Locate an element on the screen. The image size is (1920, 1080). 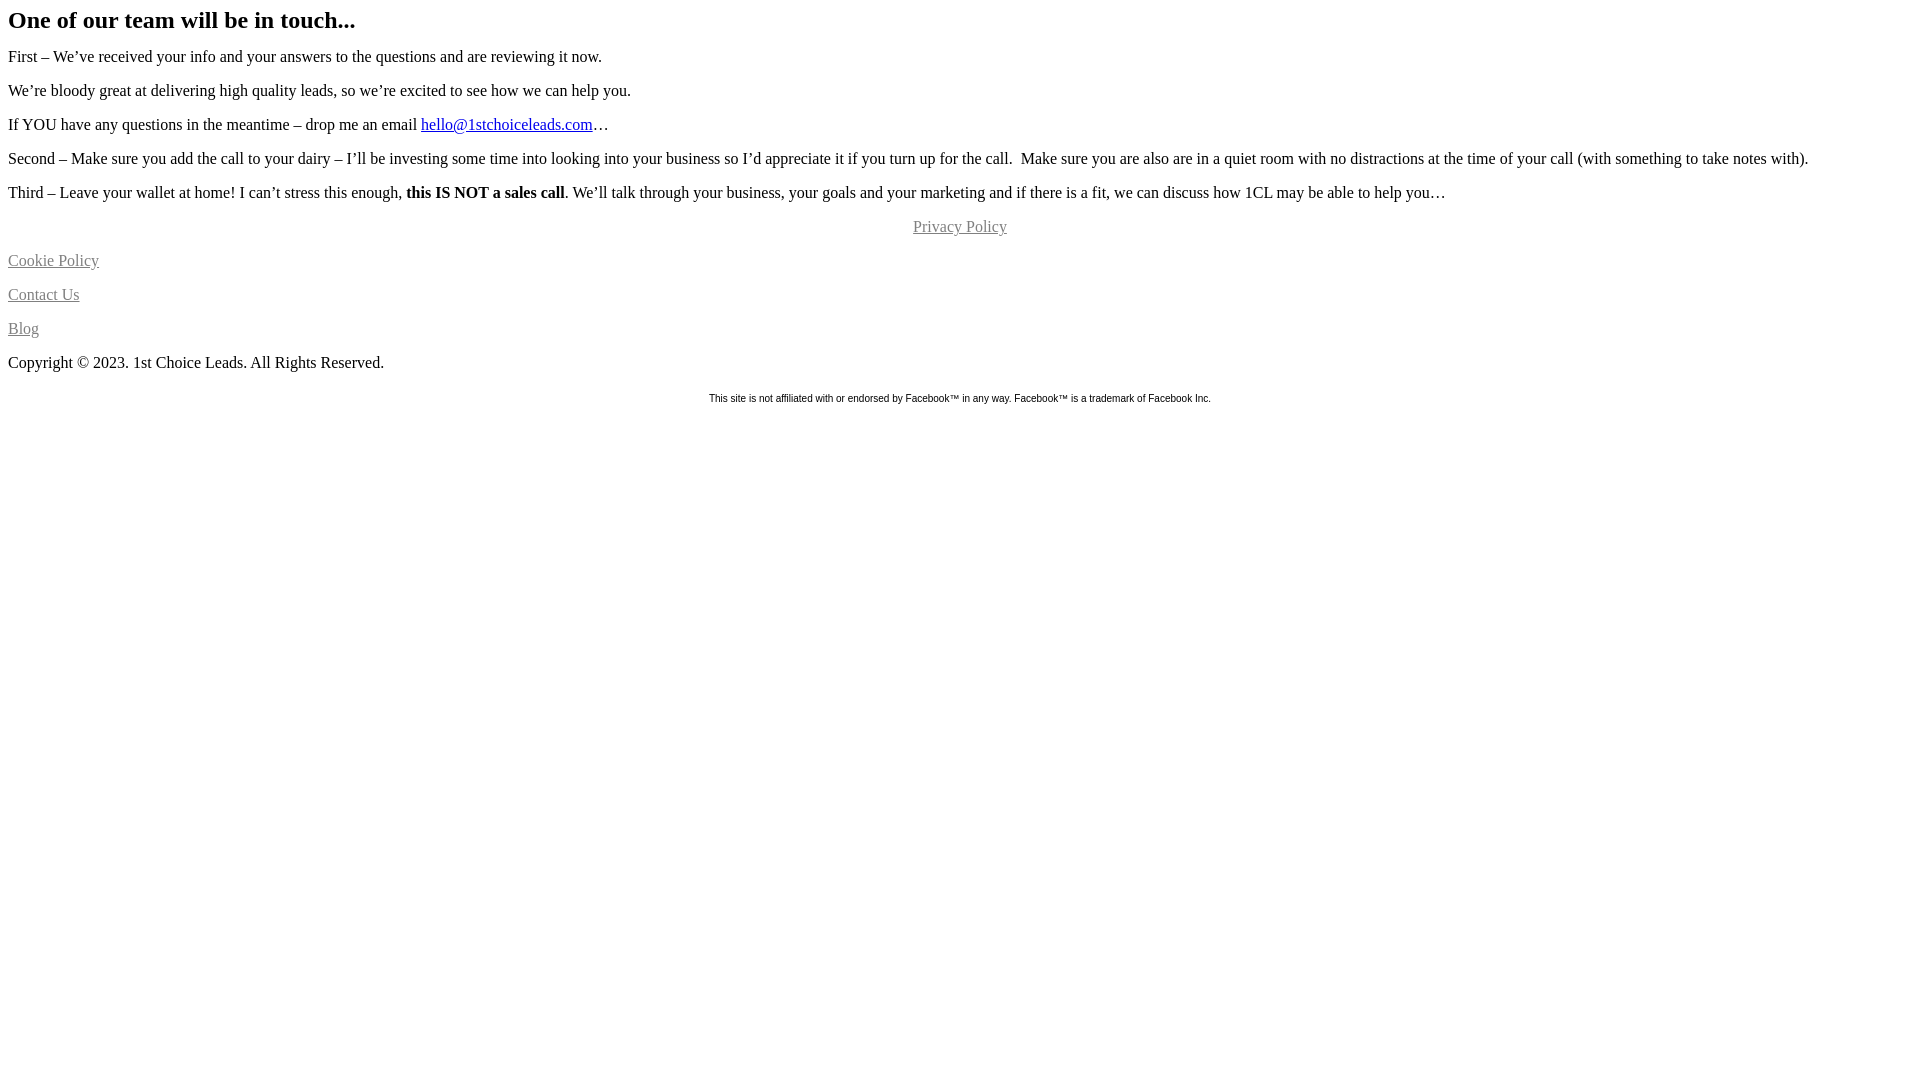
'Privacy Policy' is located at coordinates (960, 225).